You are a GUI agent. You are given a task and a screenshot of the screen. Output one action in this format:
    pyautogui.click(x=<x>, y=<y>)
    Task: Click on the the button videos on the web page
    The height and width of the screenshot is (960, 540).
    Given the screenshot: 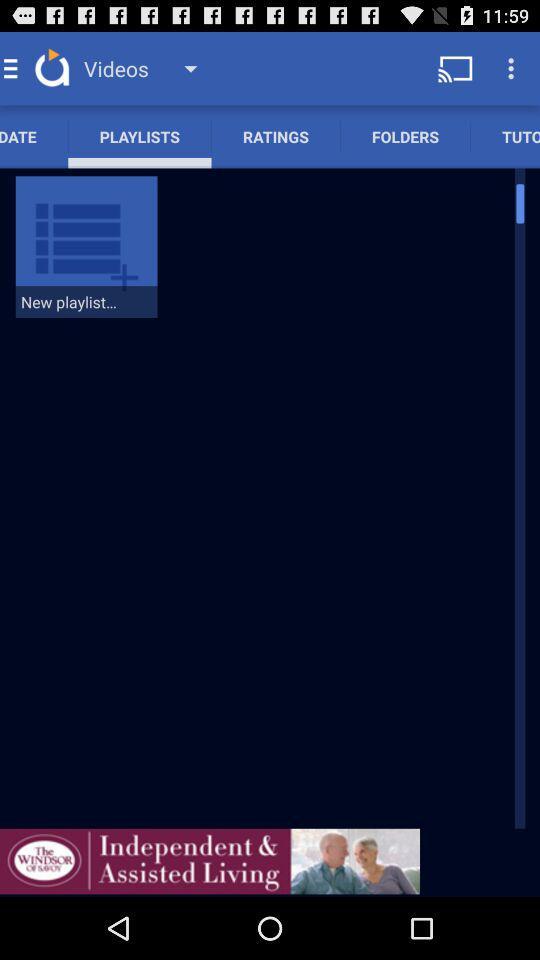 What is the action you would take?
    pyautogui.click(x=147, y=68)
    